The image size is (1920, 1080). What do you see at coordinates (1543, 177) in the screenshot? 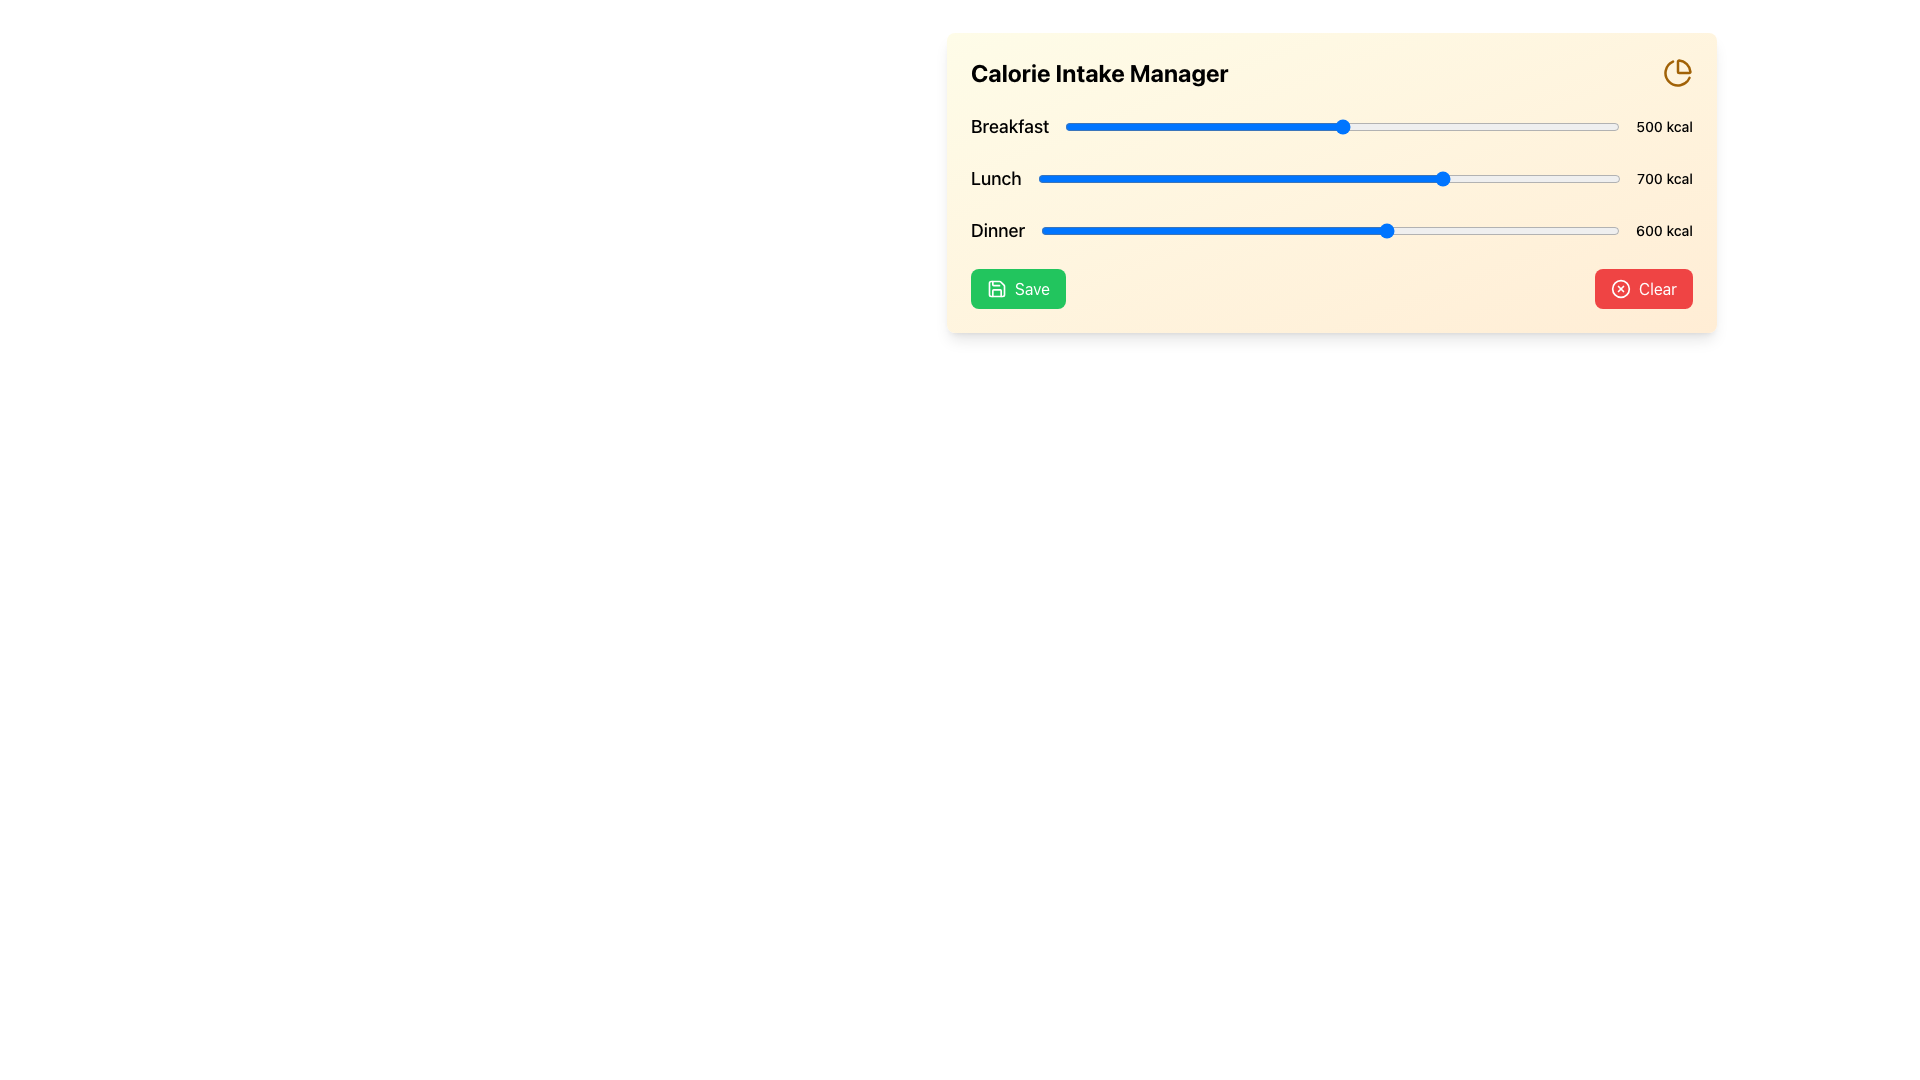
I see `the lunch kcal value` at bounding box center [1543, 177].